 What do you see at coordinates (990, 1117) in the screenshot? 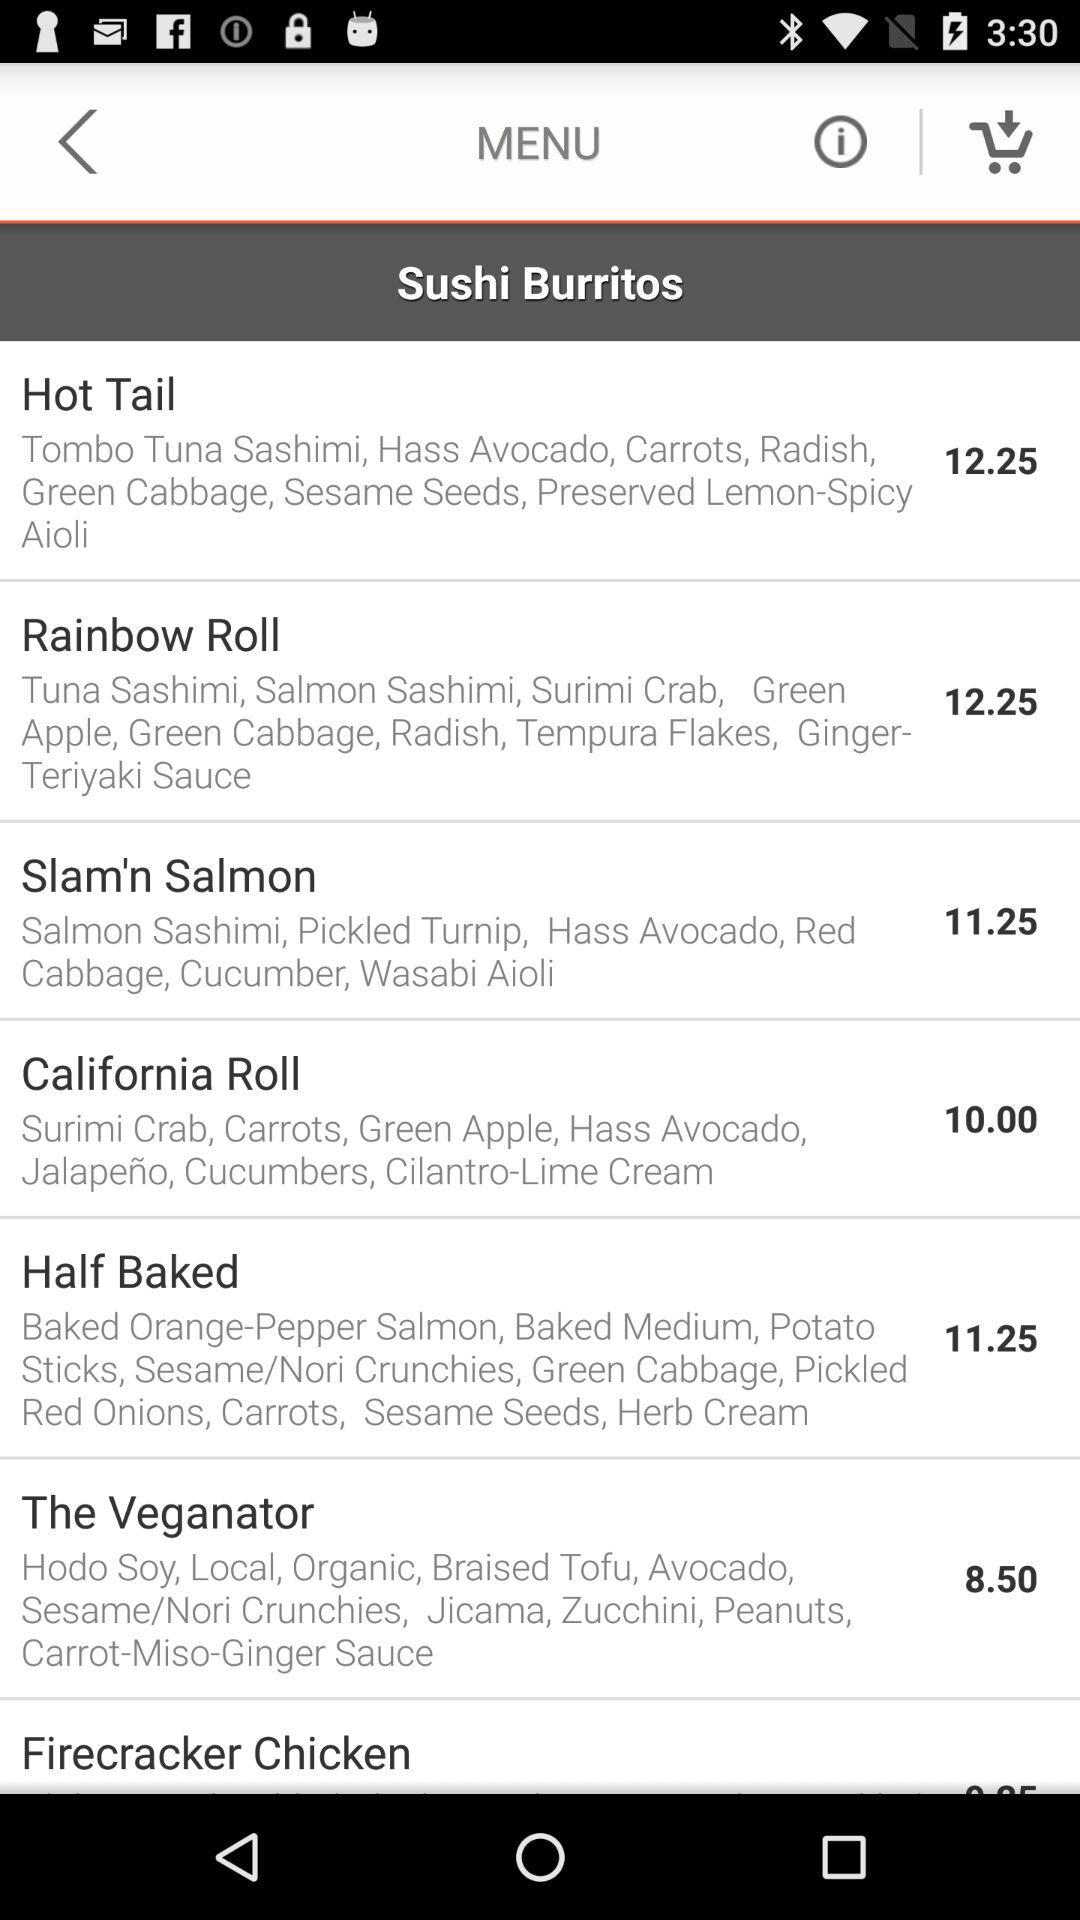
I see `the item to the right of california roll` at bounding box center [990, 1117].